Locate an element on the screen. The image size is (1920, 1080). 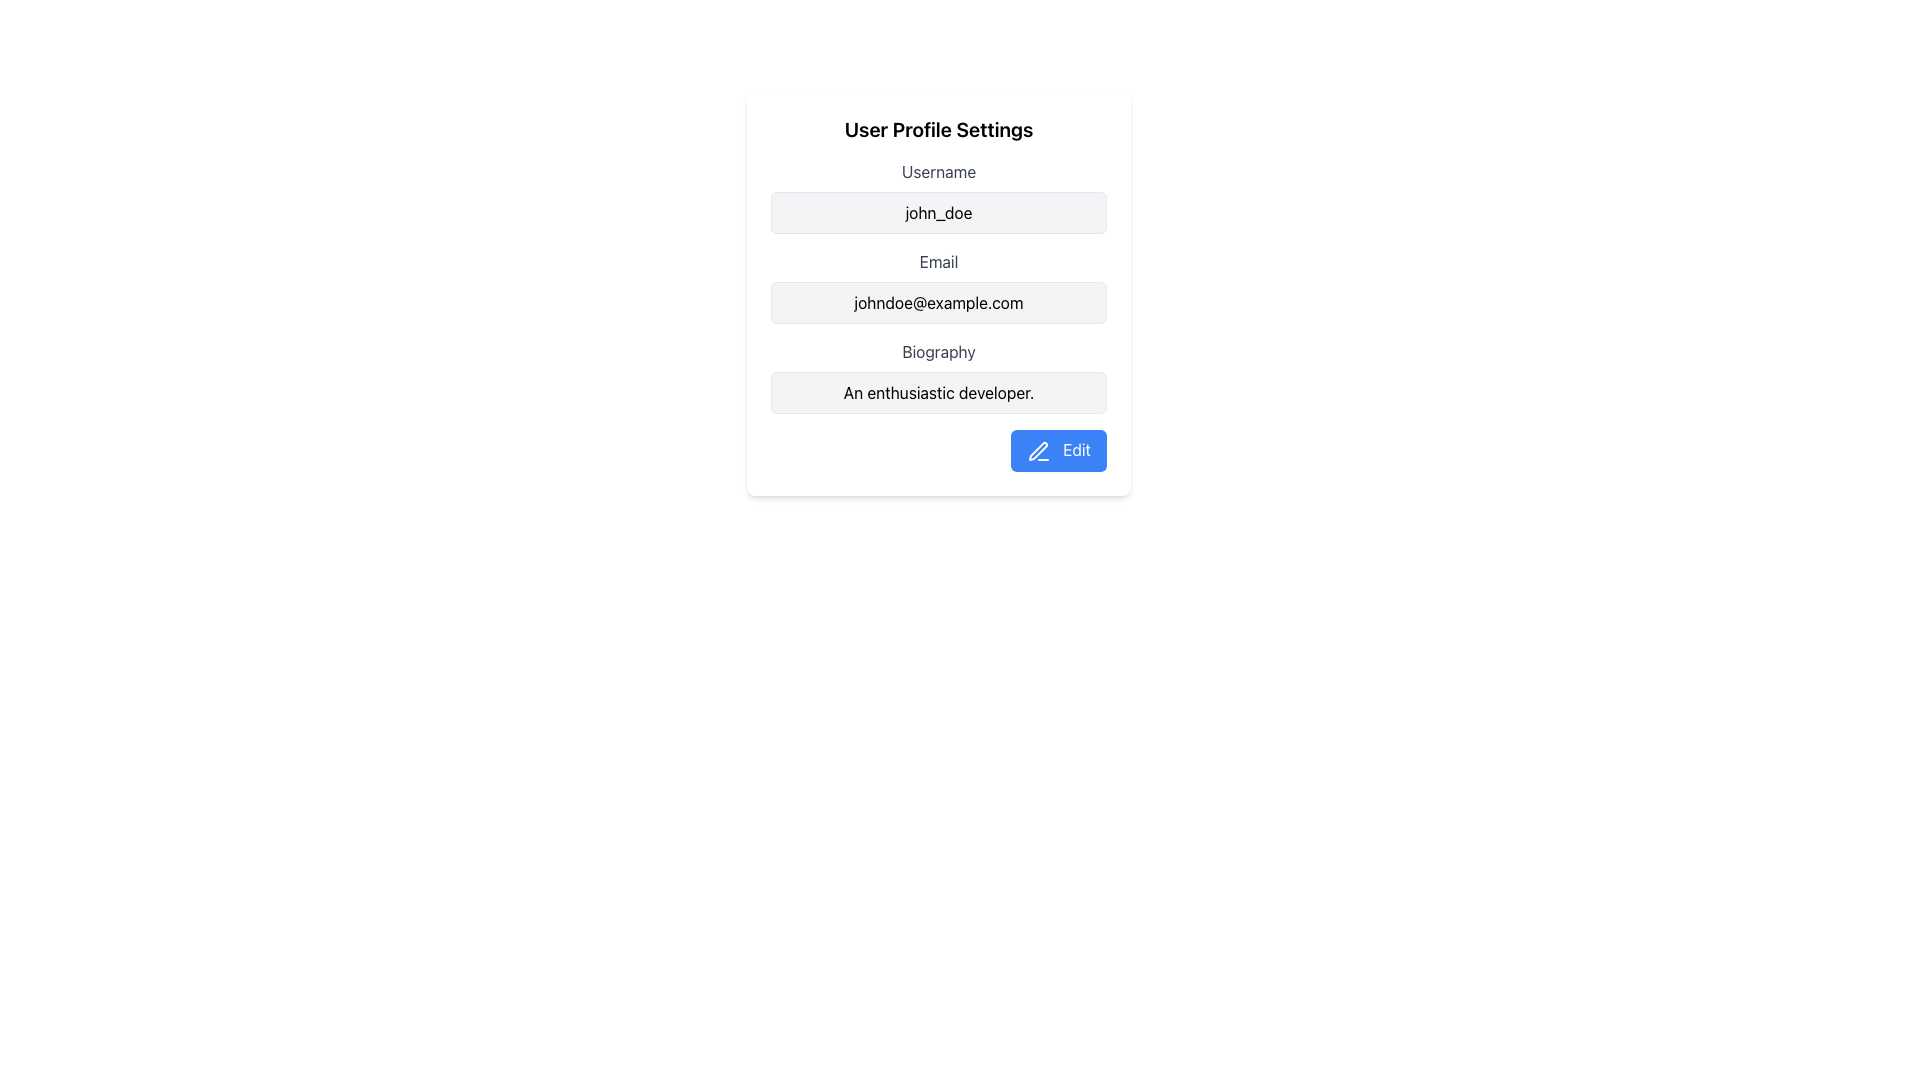
the graphical icon resembling a pen within the 'Edit' button in the user profile settings panel is located at coordinates (1038, 451).